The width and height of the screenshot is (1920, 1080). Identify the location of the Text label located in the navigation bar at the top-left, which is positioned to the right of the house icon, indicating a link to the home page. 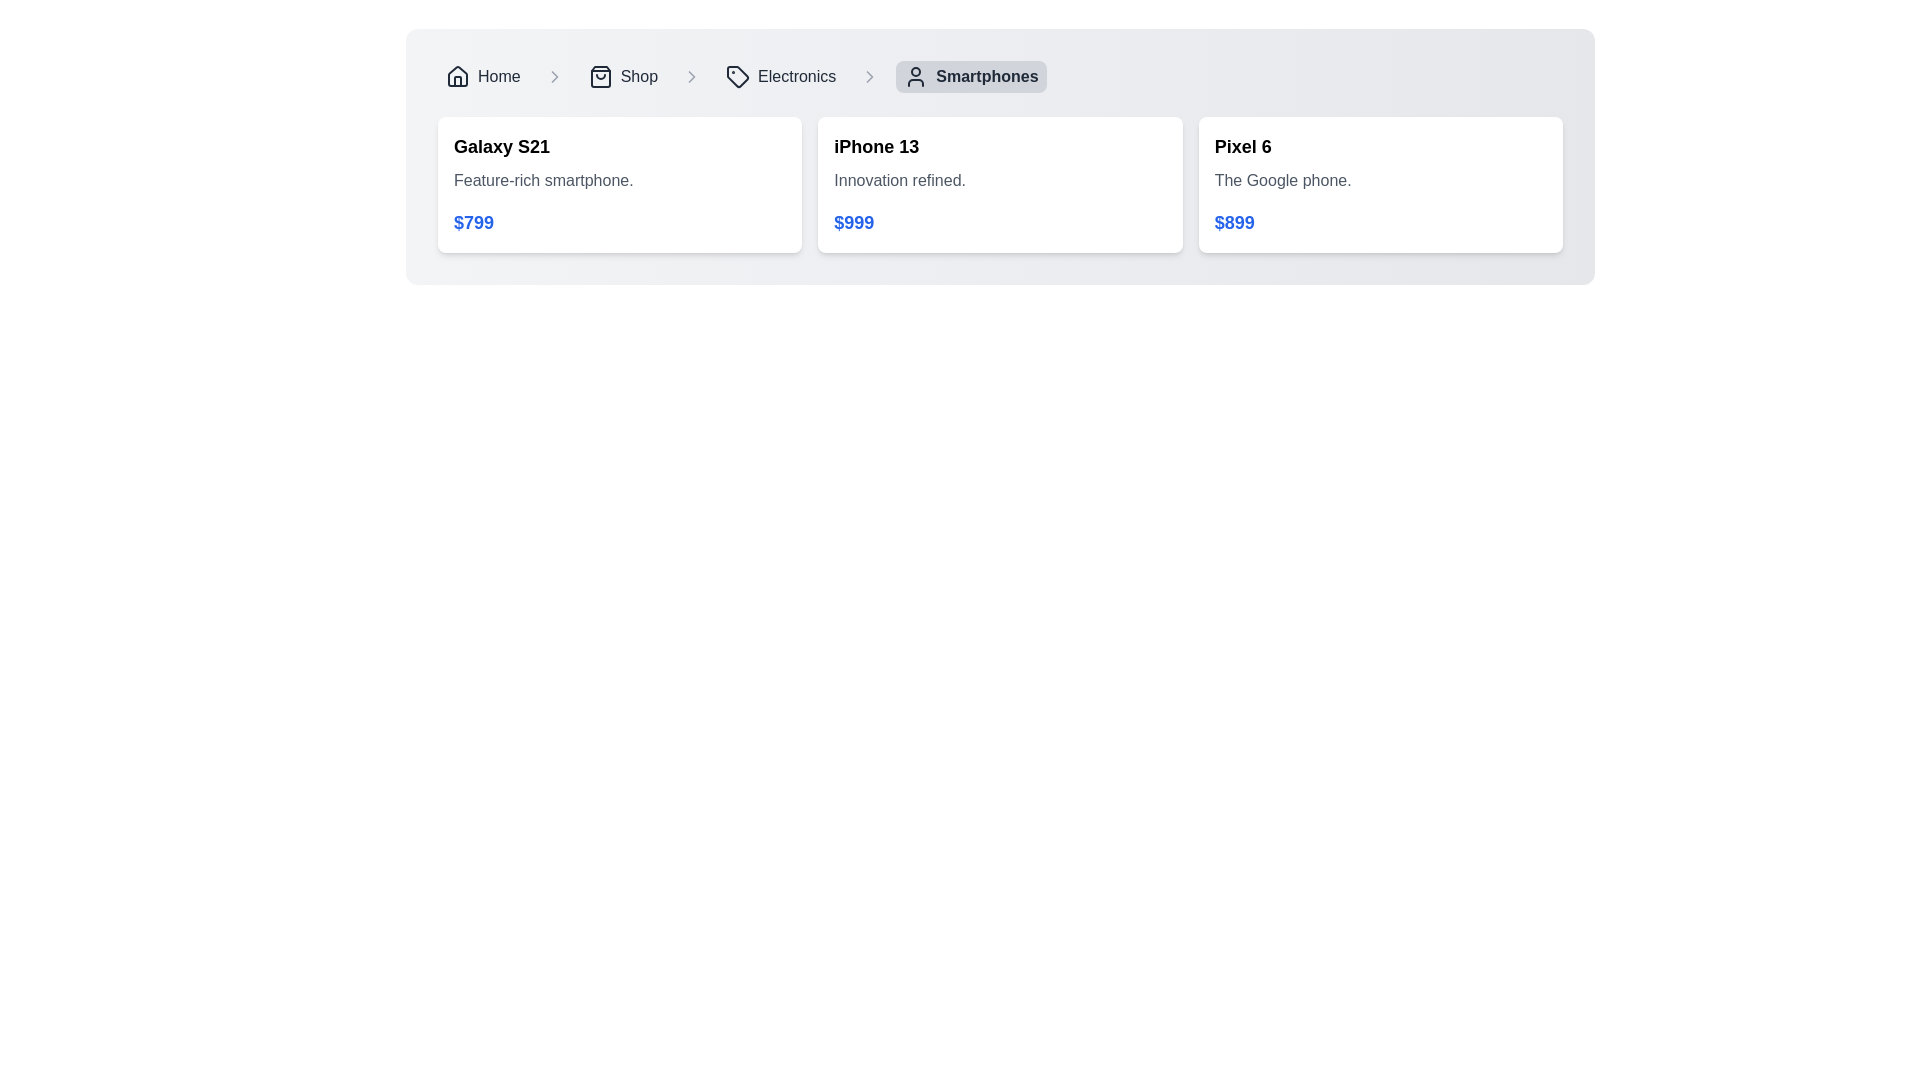
(499, 76).